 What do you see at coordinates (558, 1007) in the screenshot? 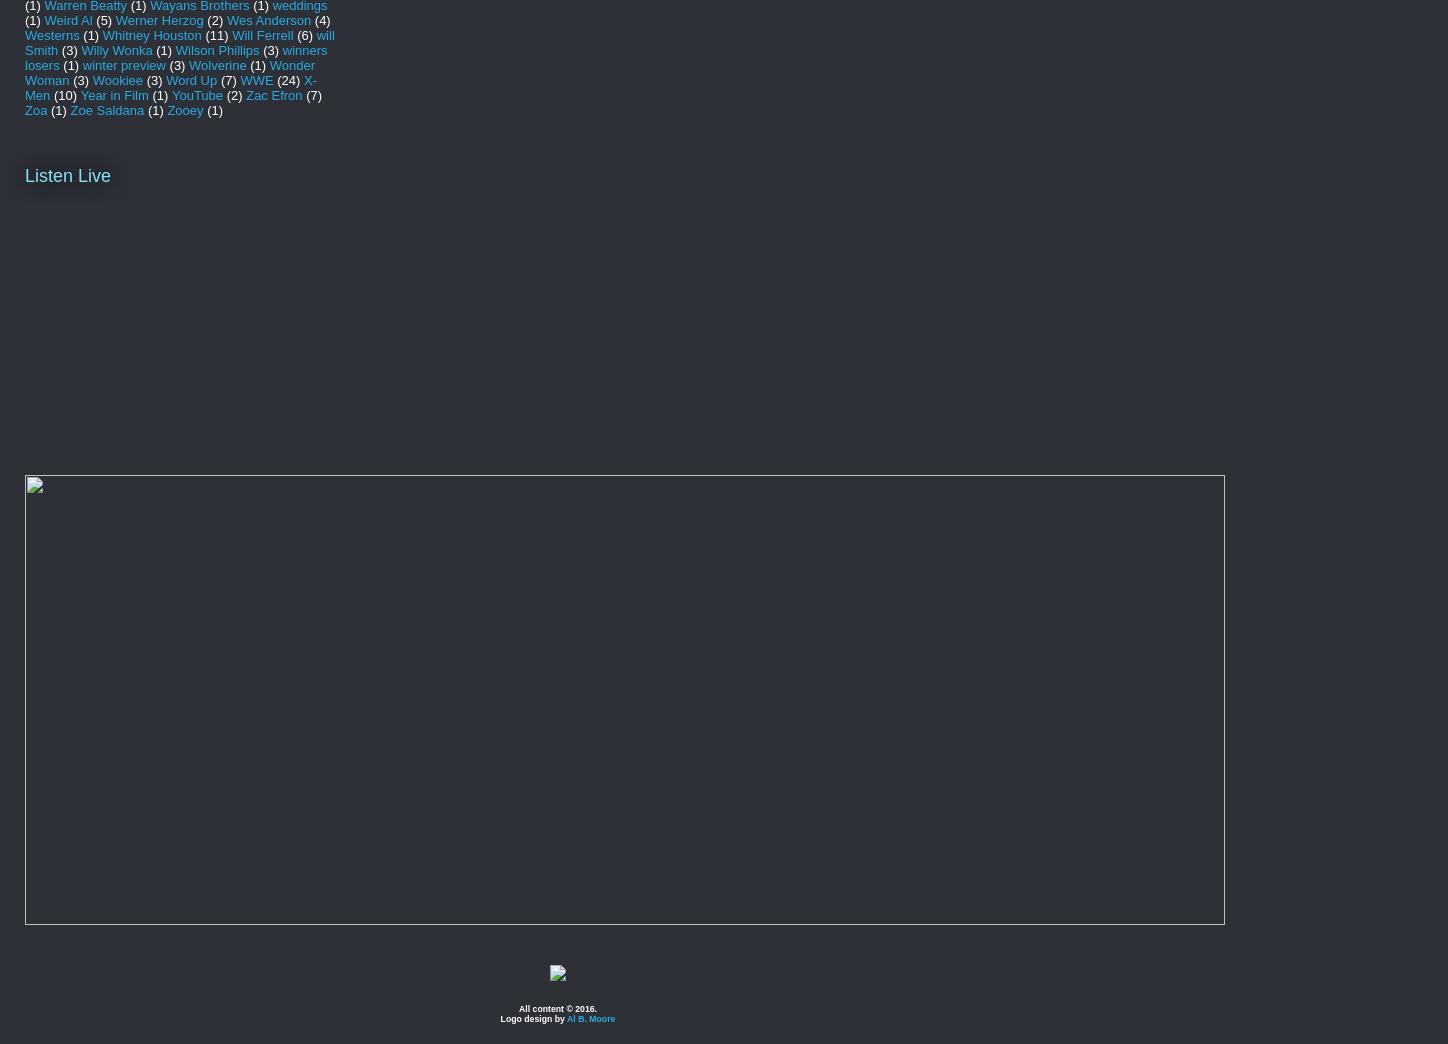
I see `'All content © 2016.'` at bounding box center [558, 1007].